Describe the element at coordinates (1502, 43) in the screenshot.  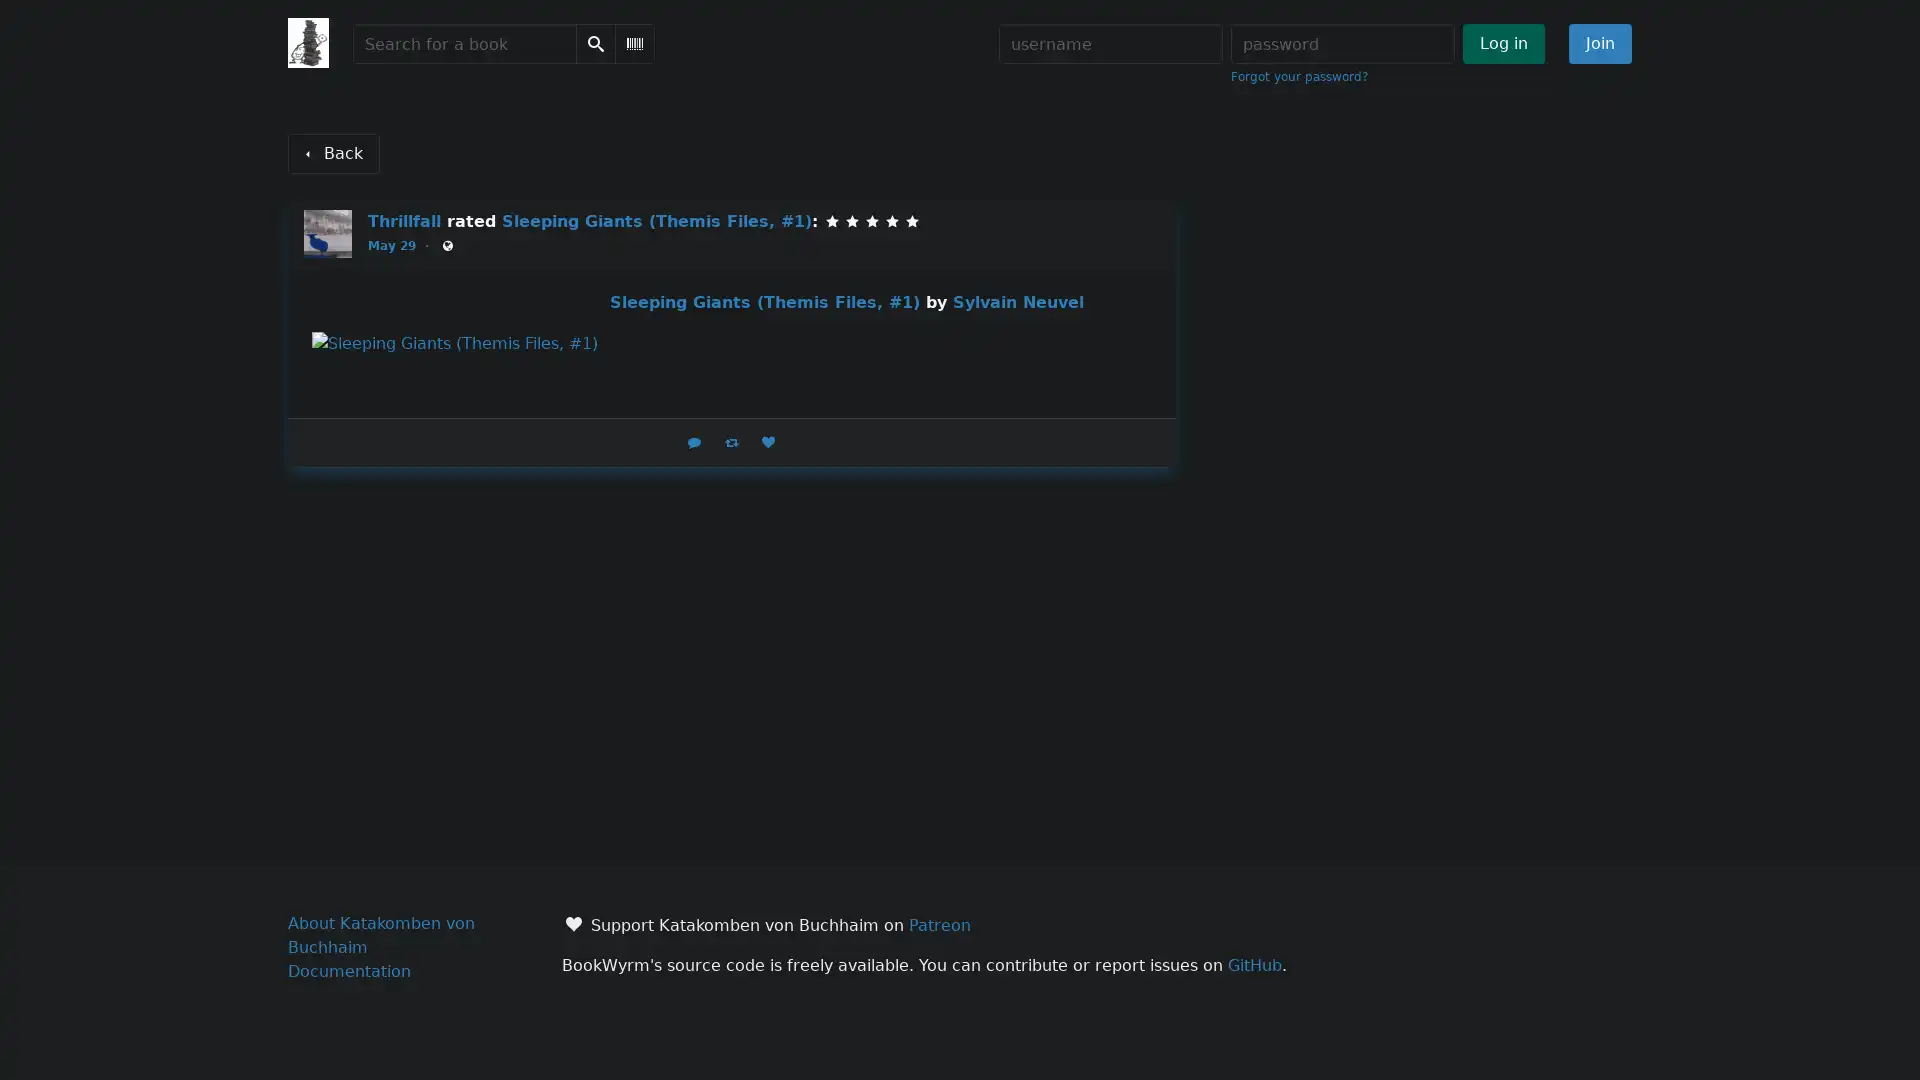
I see `Log in` at that location.